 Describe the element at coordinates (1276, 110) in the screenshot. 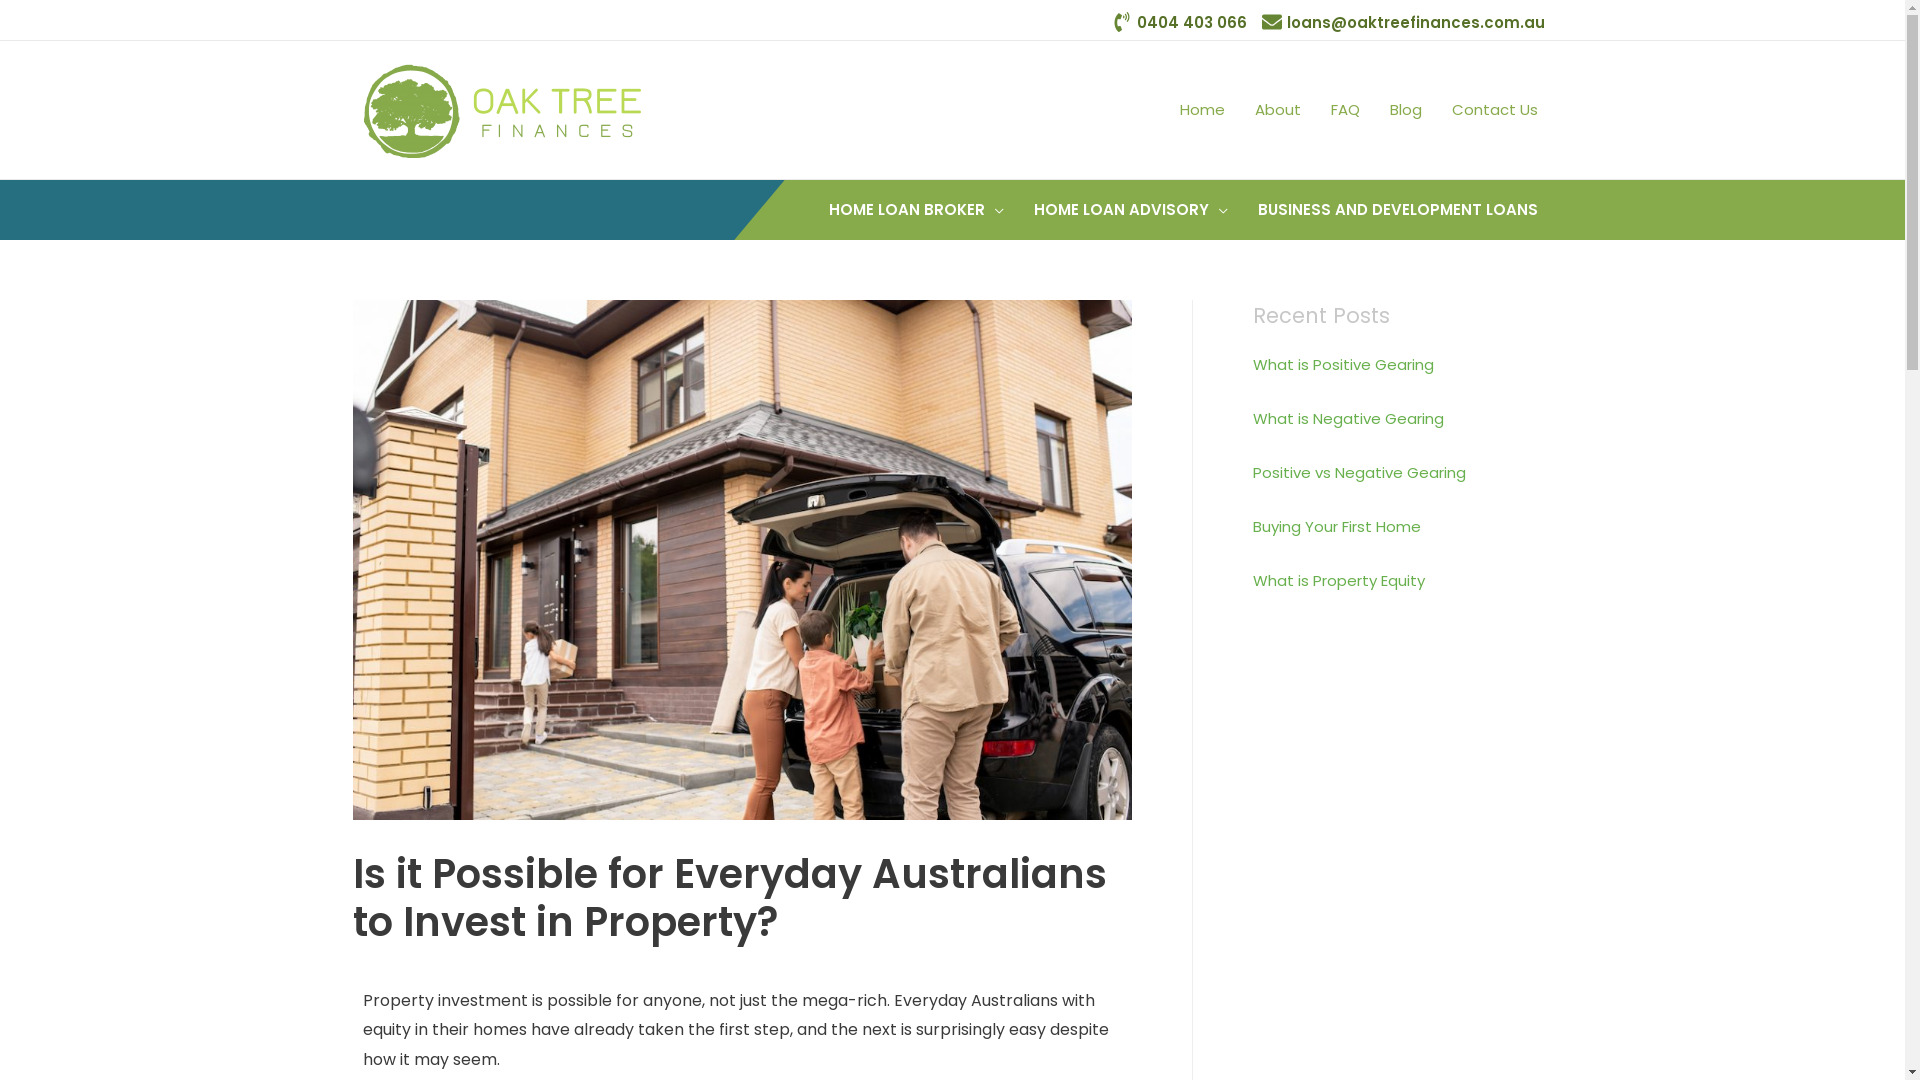

I see `'About'` at that location.